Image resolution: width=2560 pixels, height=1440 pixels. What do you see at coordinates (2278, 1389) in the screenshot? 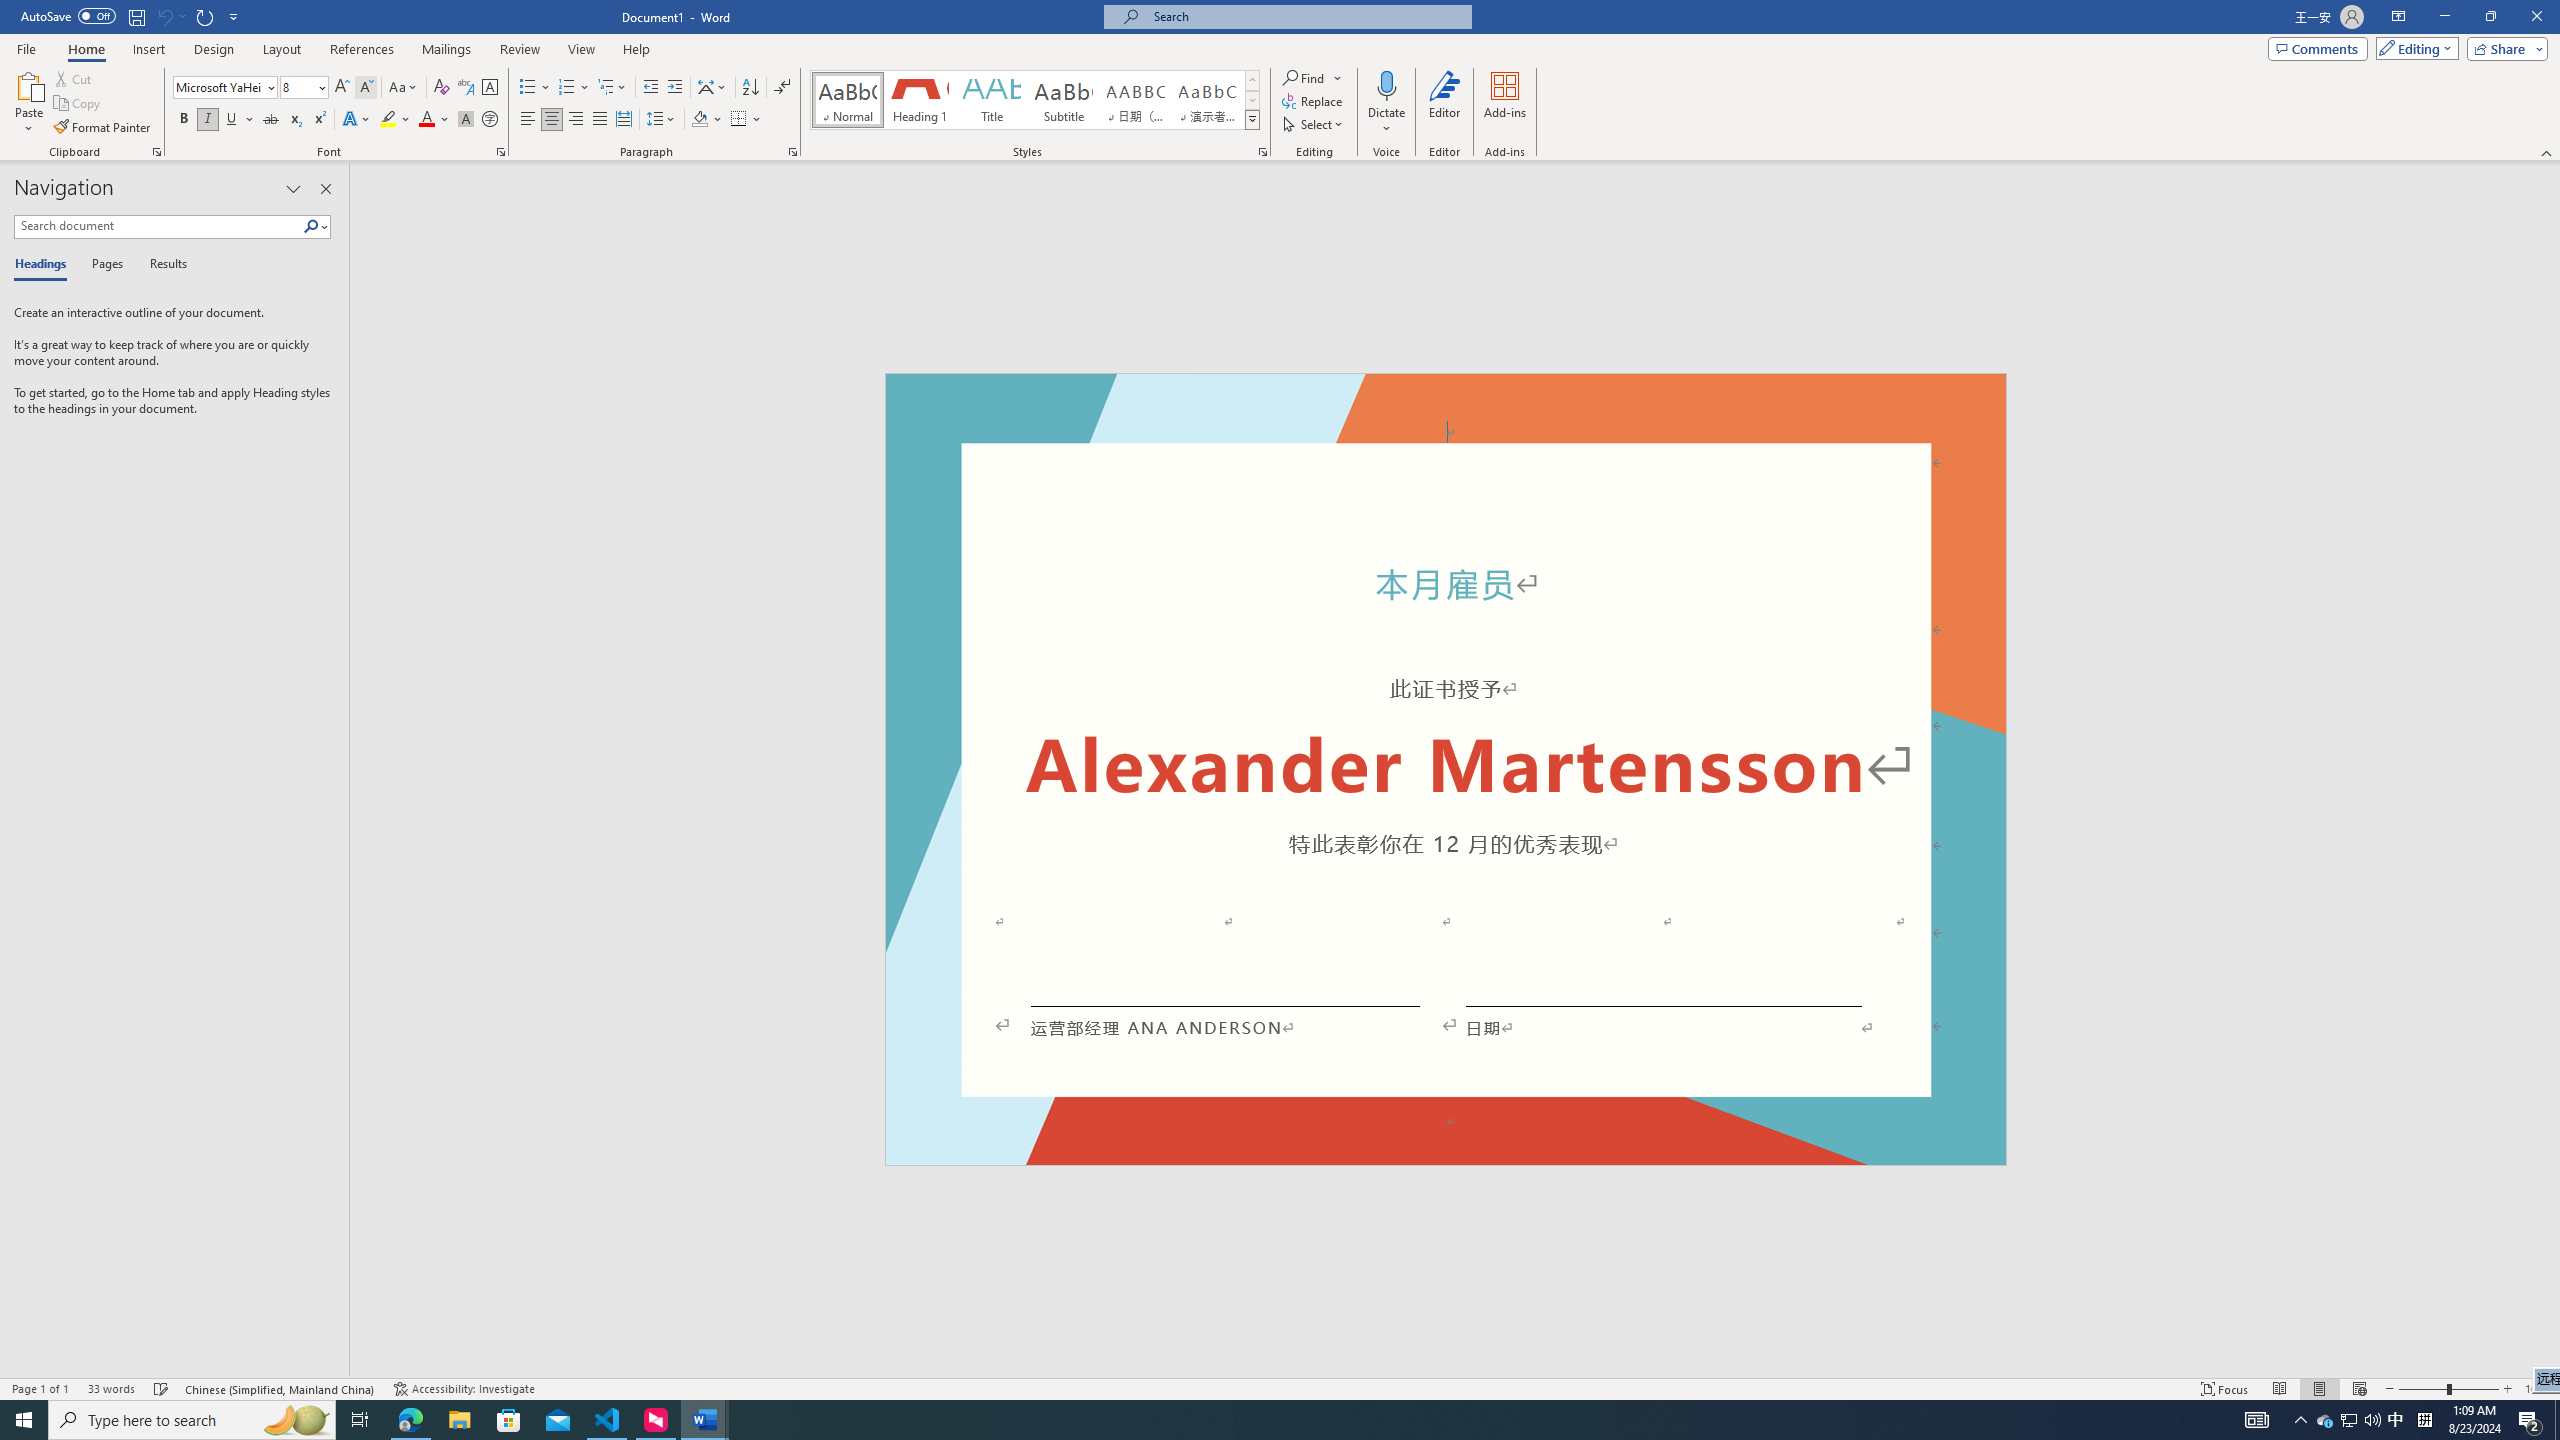
I see `'Read Mode'` at bounding box center [2278, 1389].